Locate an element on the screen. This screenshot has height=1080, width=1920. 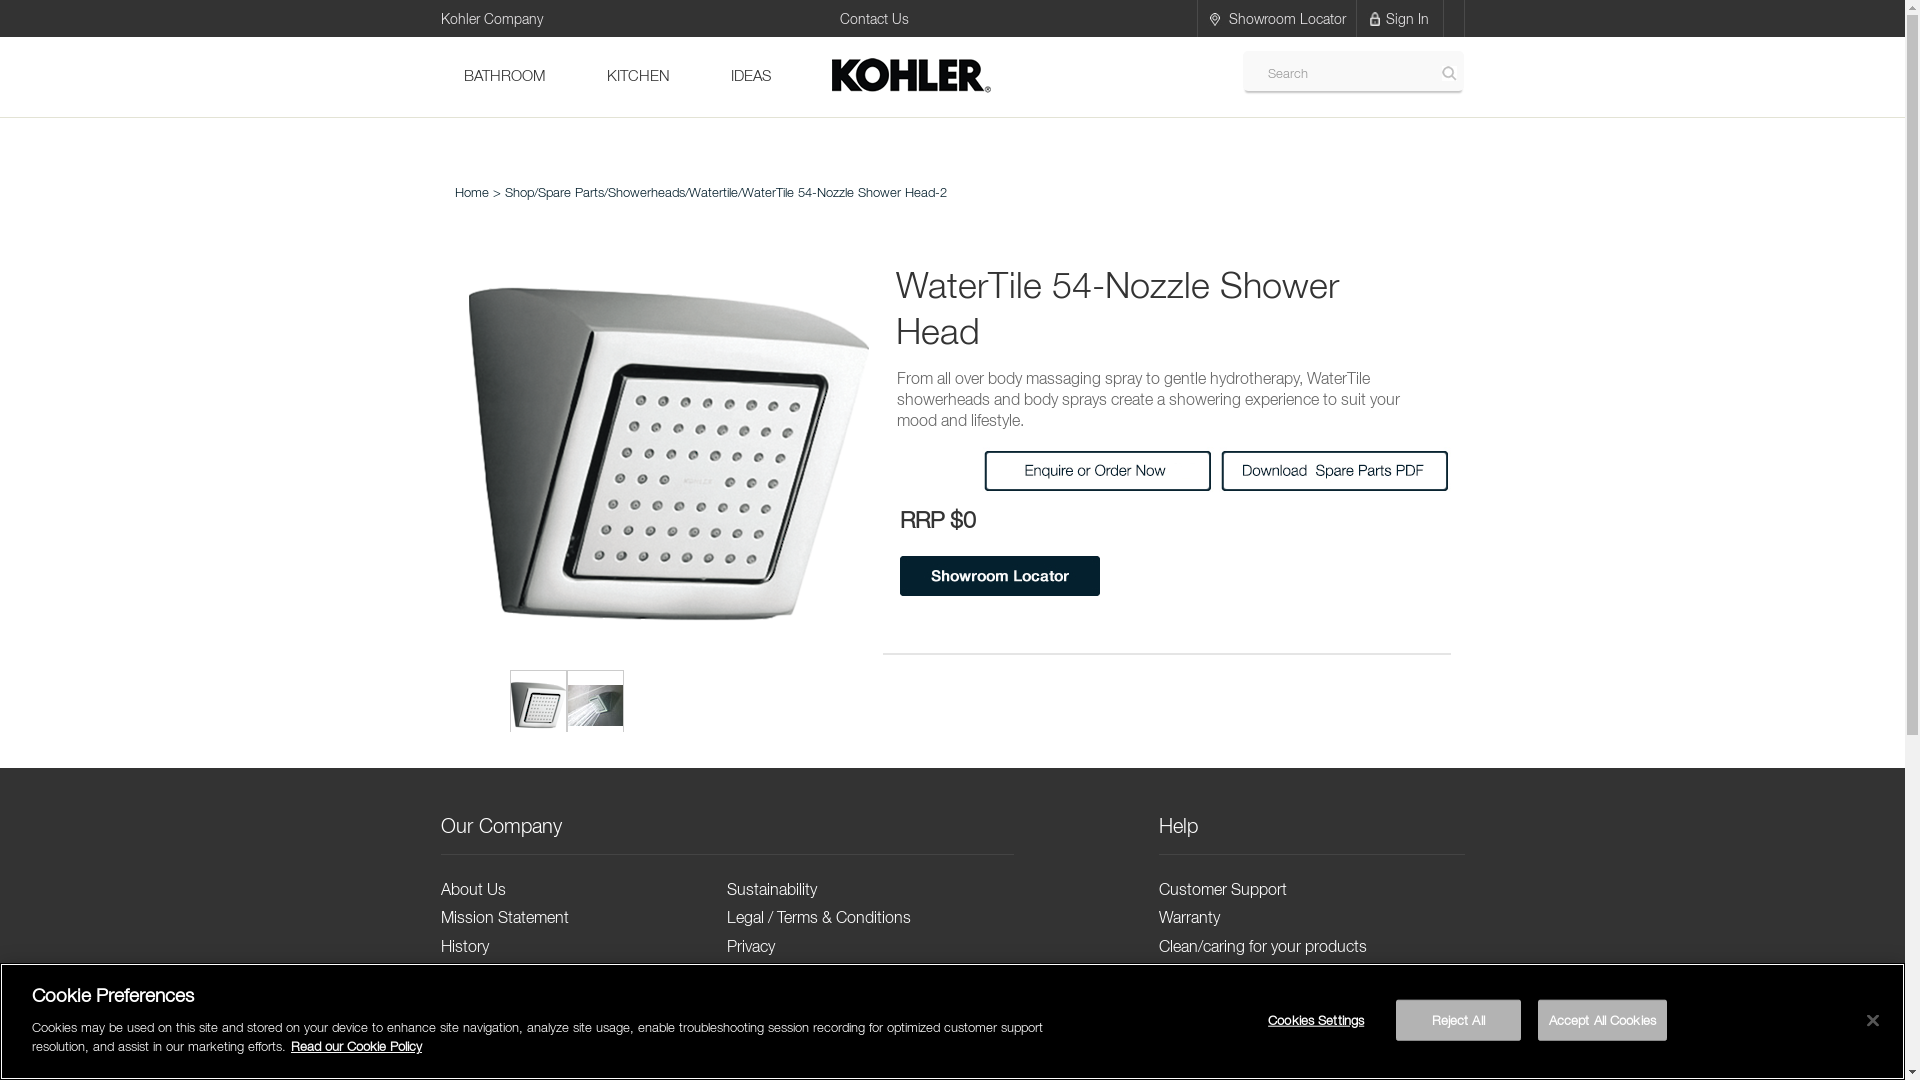
'History' is located at coordinates (463, 945).